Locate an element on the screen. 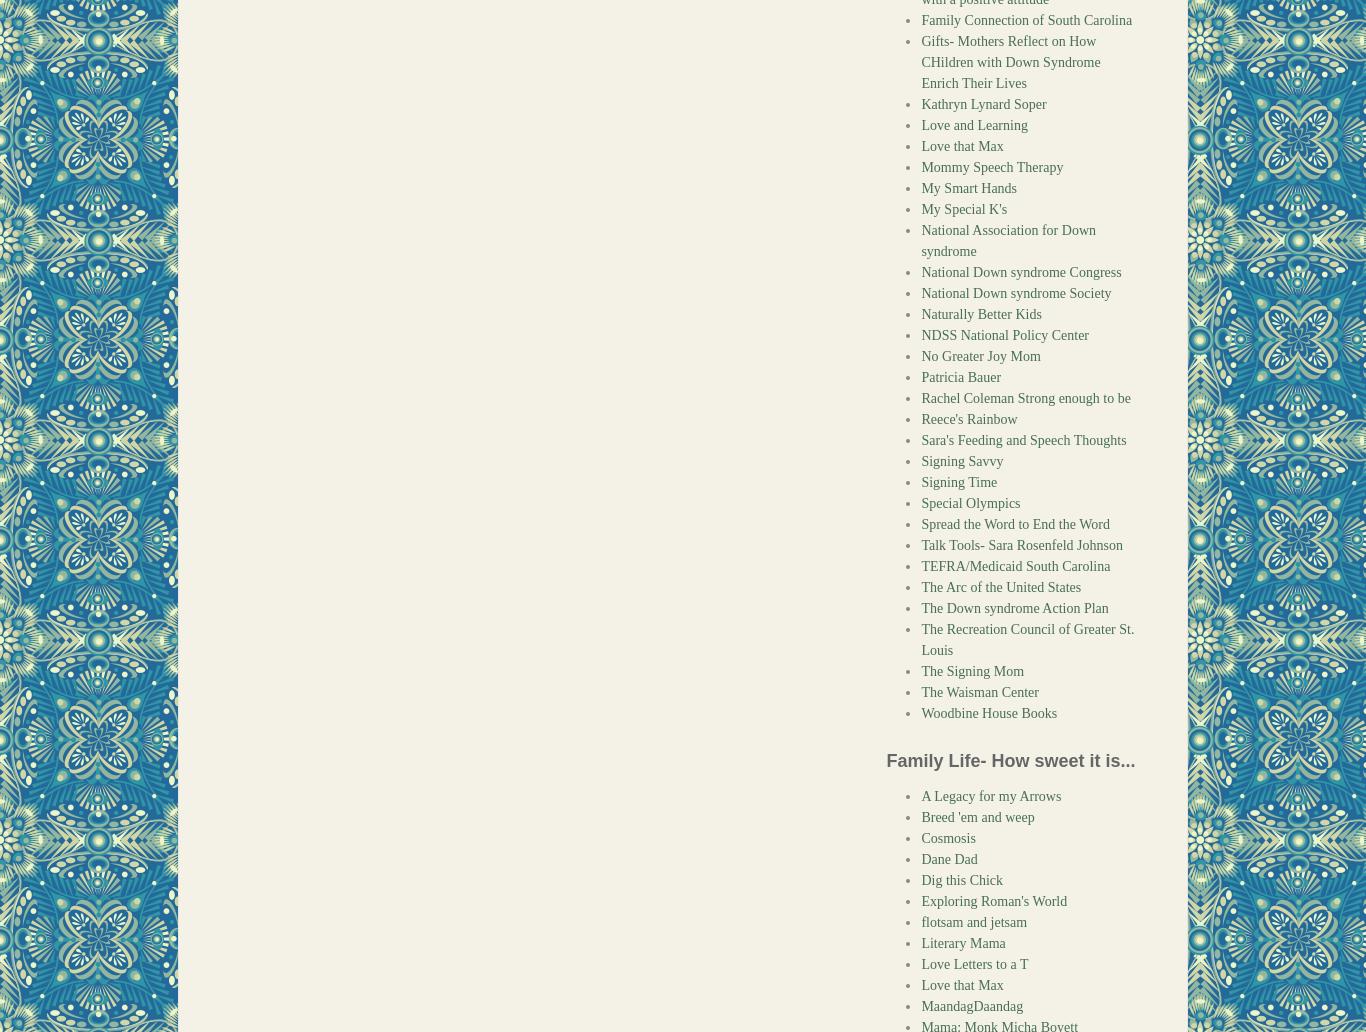 The height and width of the screenshot is (1032, 1366). 'The Down syndrome Action Plan' is located at coordinates (1014, 608).